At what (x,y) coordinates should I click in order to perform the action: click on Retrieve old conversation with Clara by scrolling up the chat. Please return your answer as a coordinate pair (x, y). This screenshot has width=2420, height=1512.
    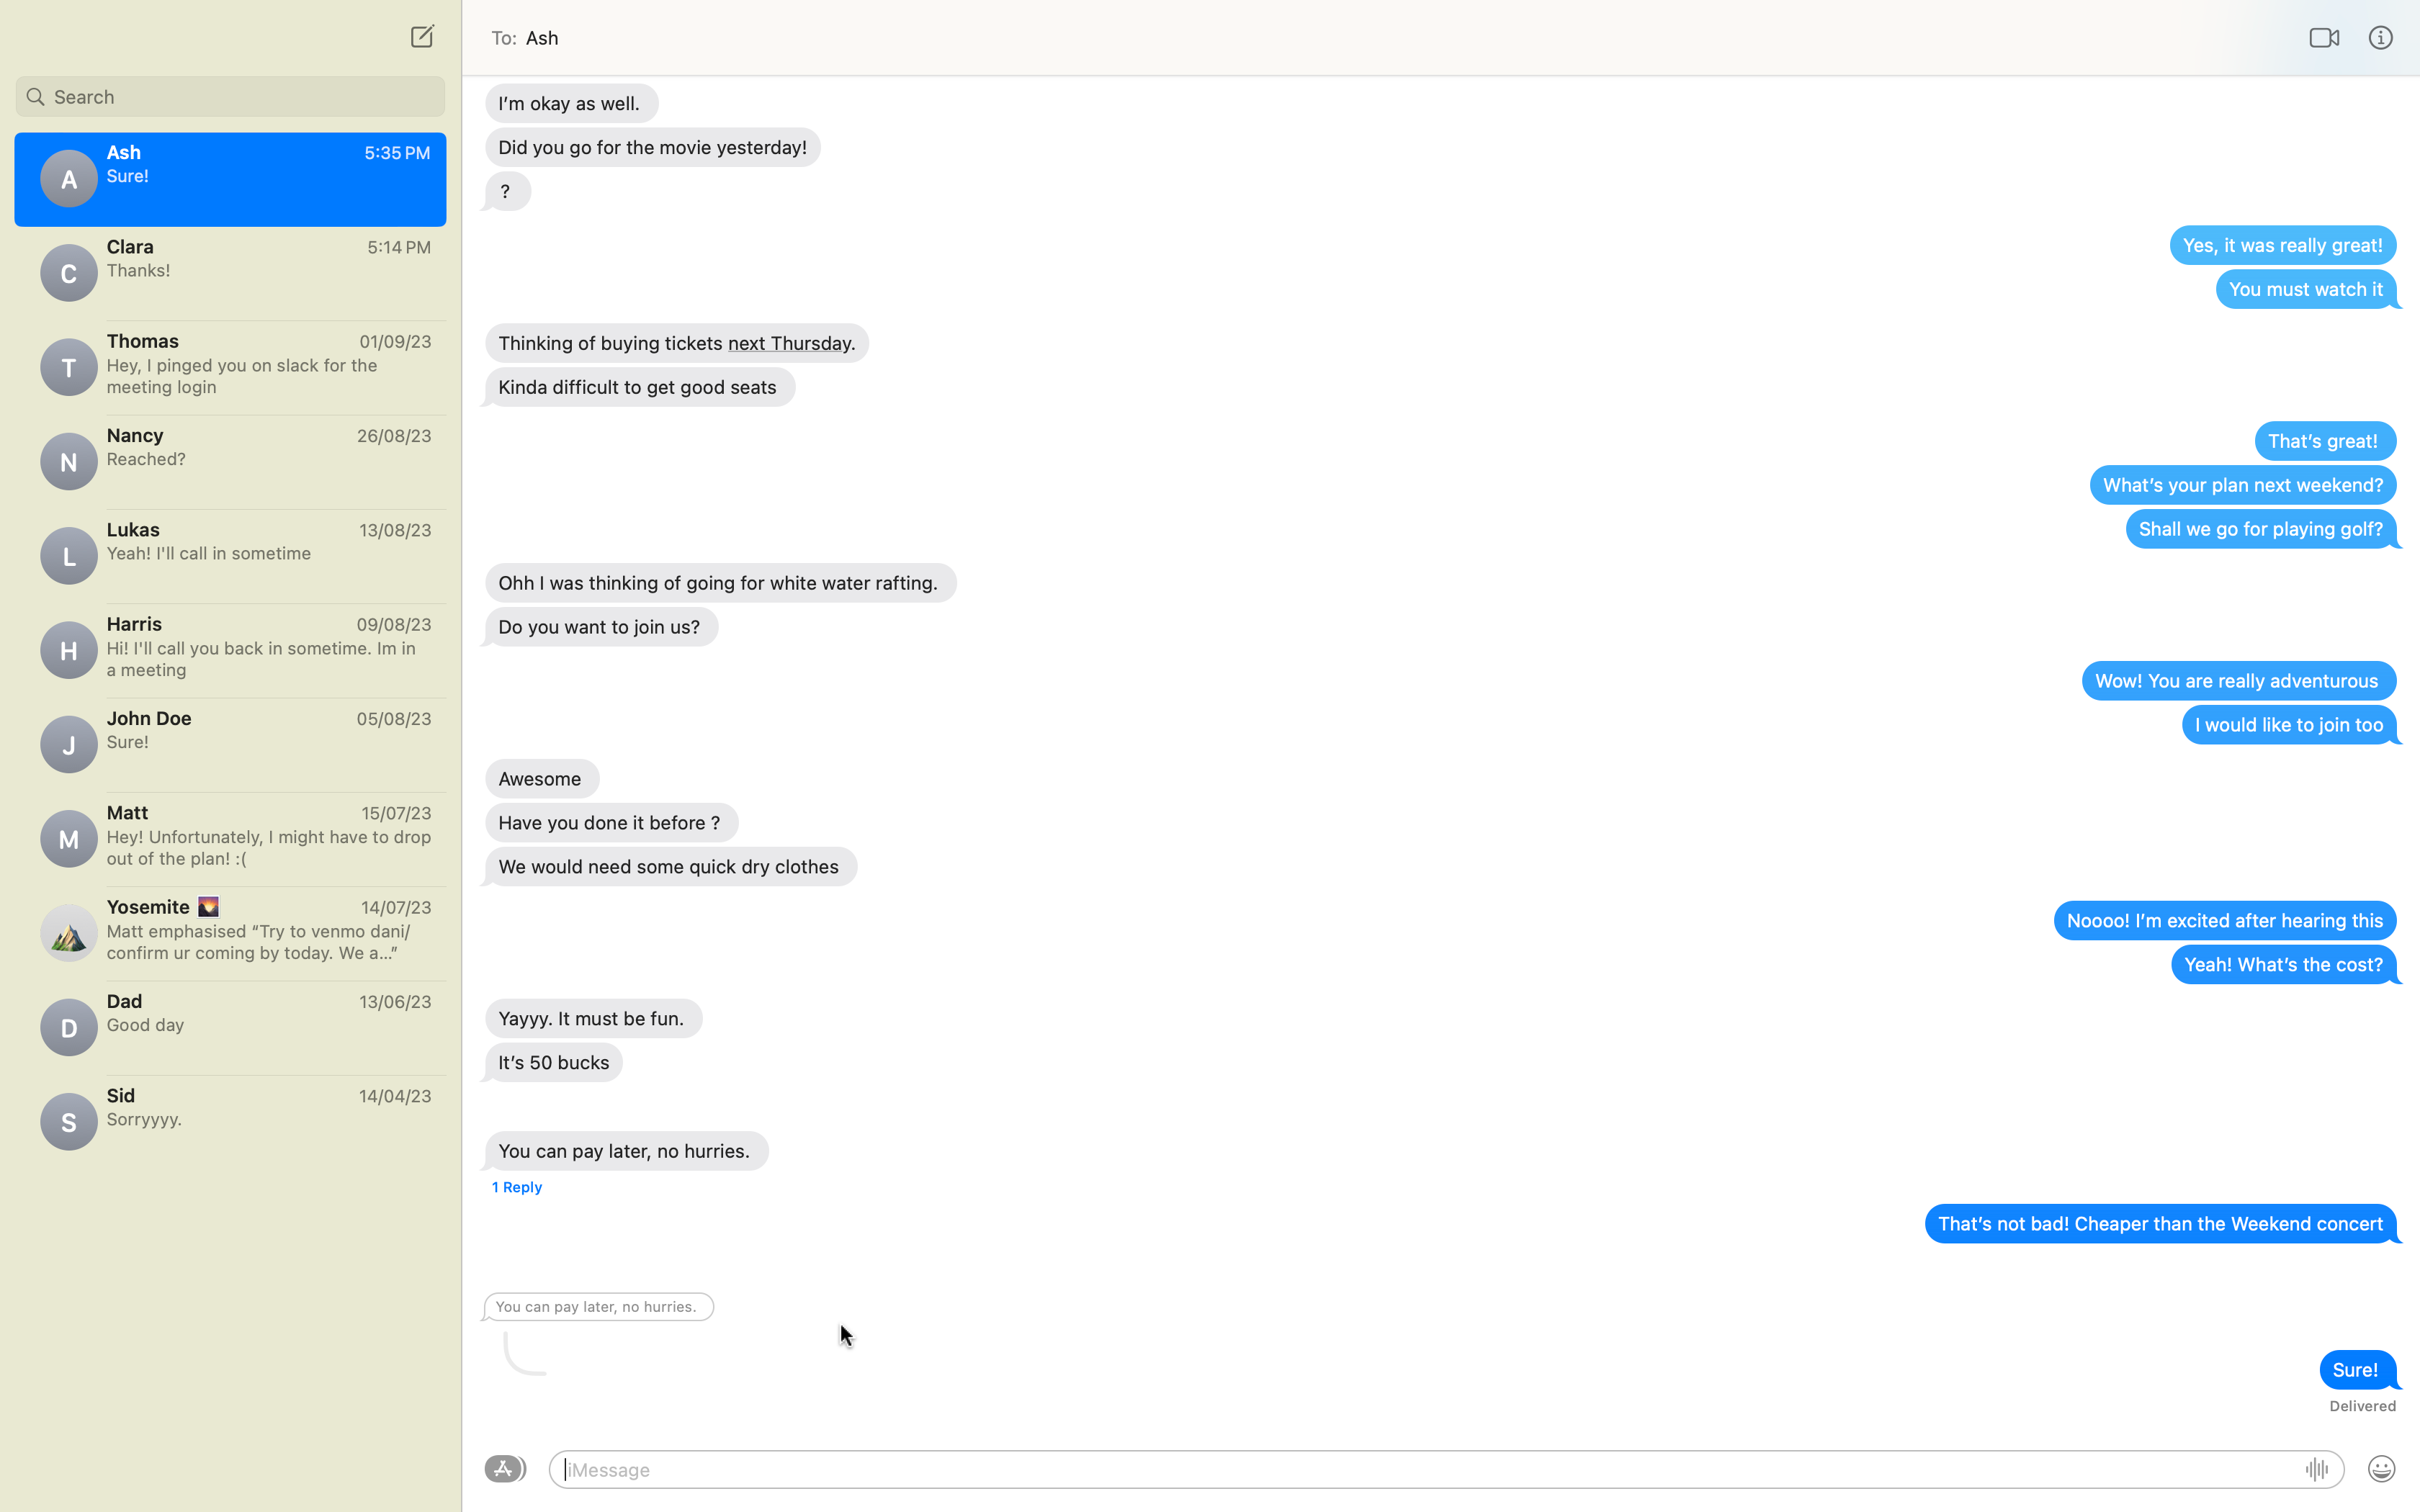
    Looking at the image, I should click on (229, 271).